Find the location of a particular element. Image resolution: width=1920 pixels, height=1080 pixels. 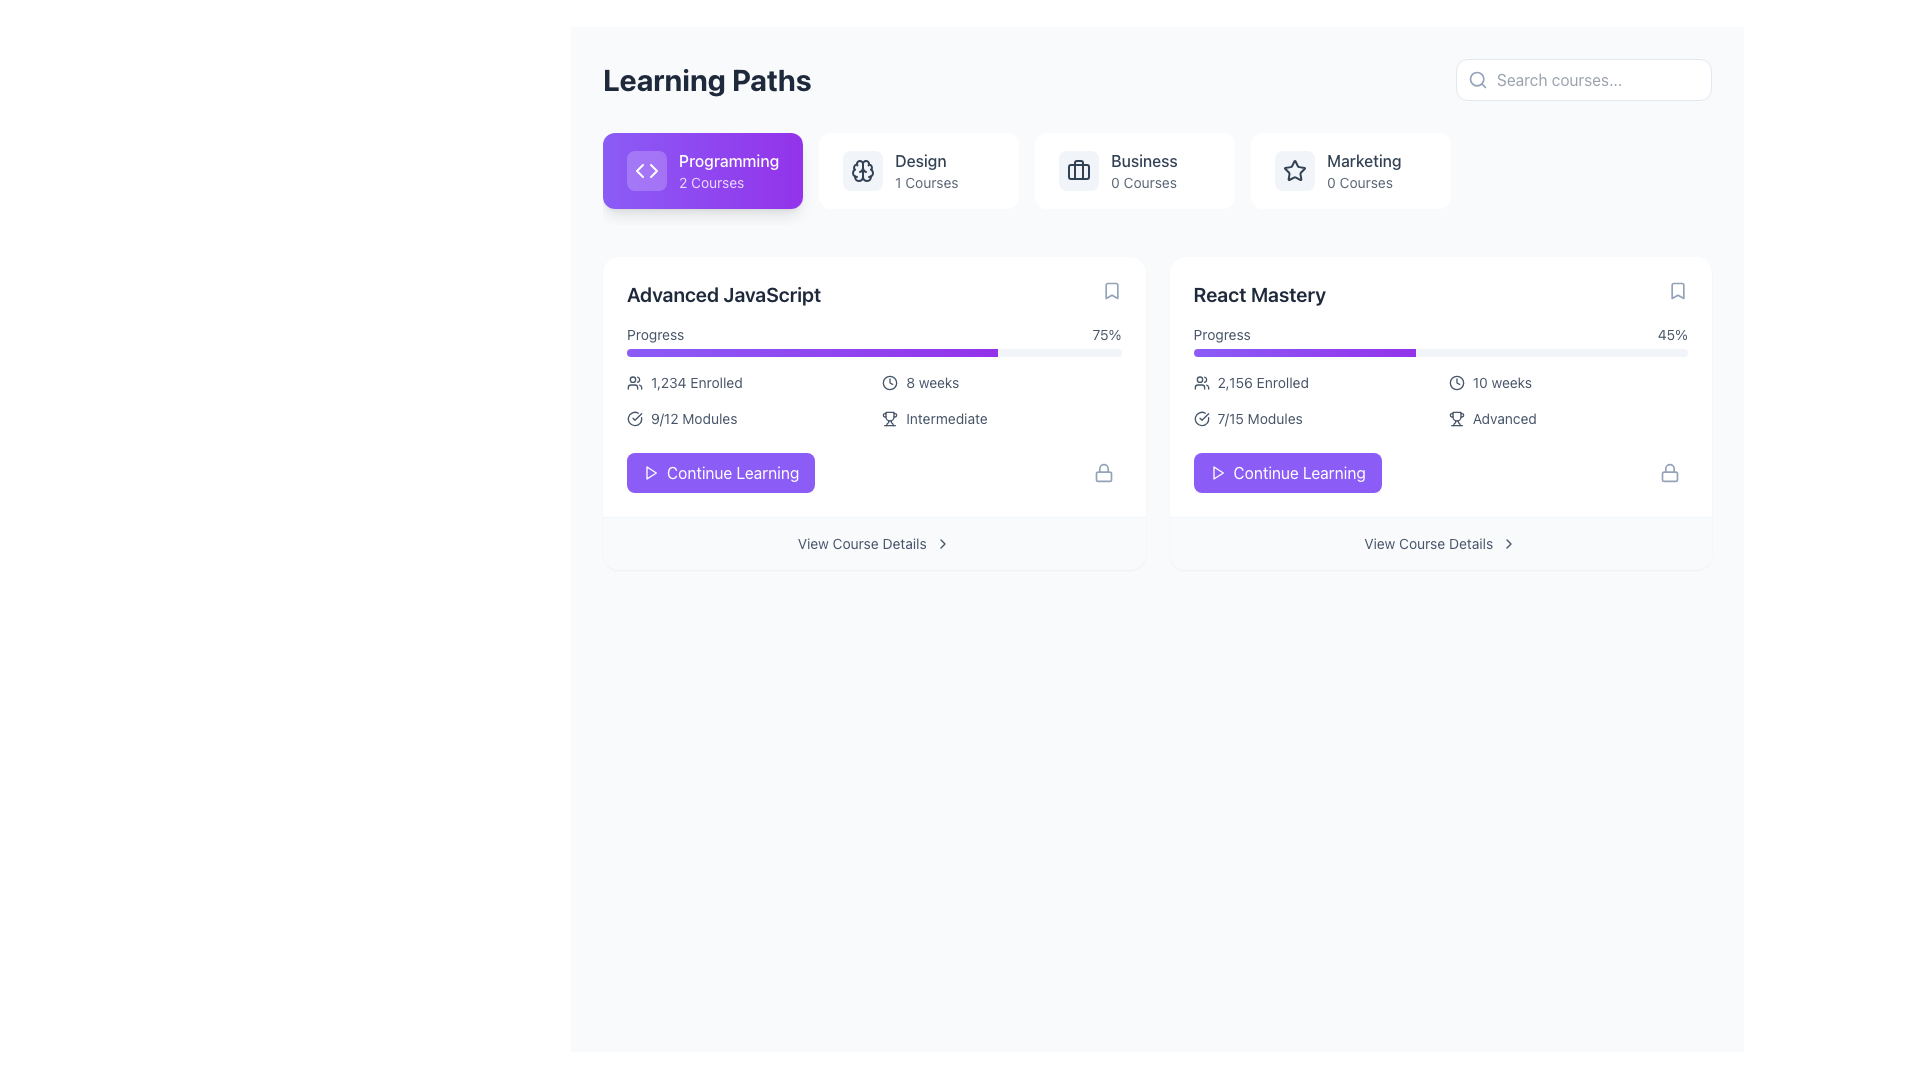

the button located in the bottom-right section of the 'React Mastery' card is located at coordinates (1287, 473).